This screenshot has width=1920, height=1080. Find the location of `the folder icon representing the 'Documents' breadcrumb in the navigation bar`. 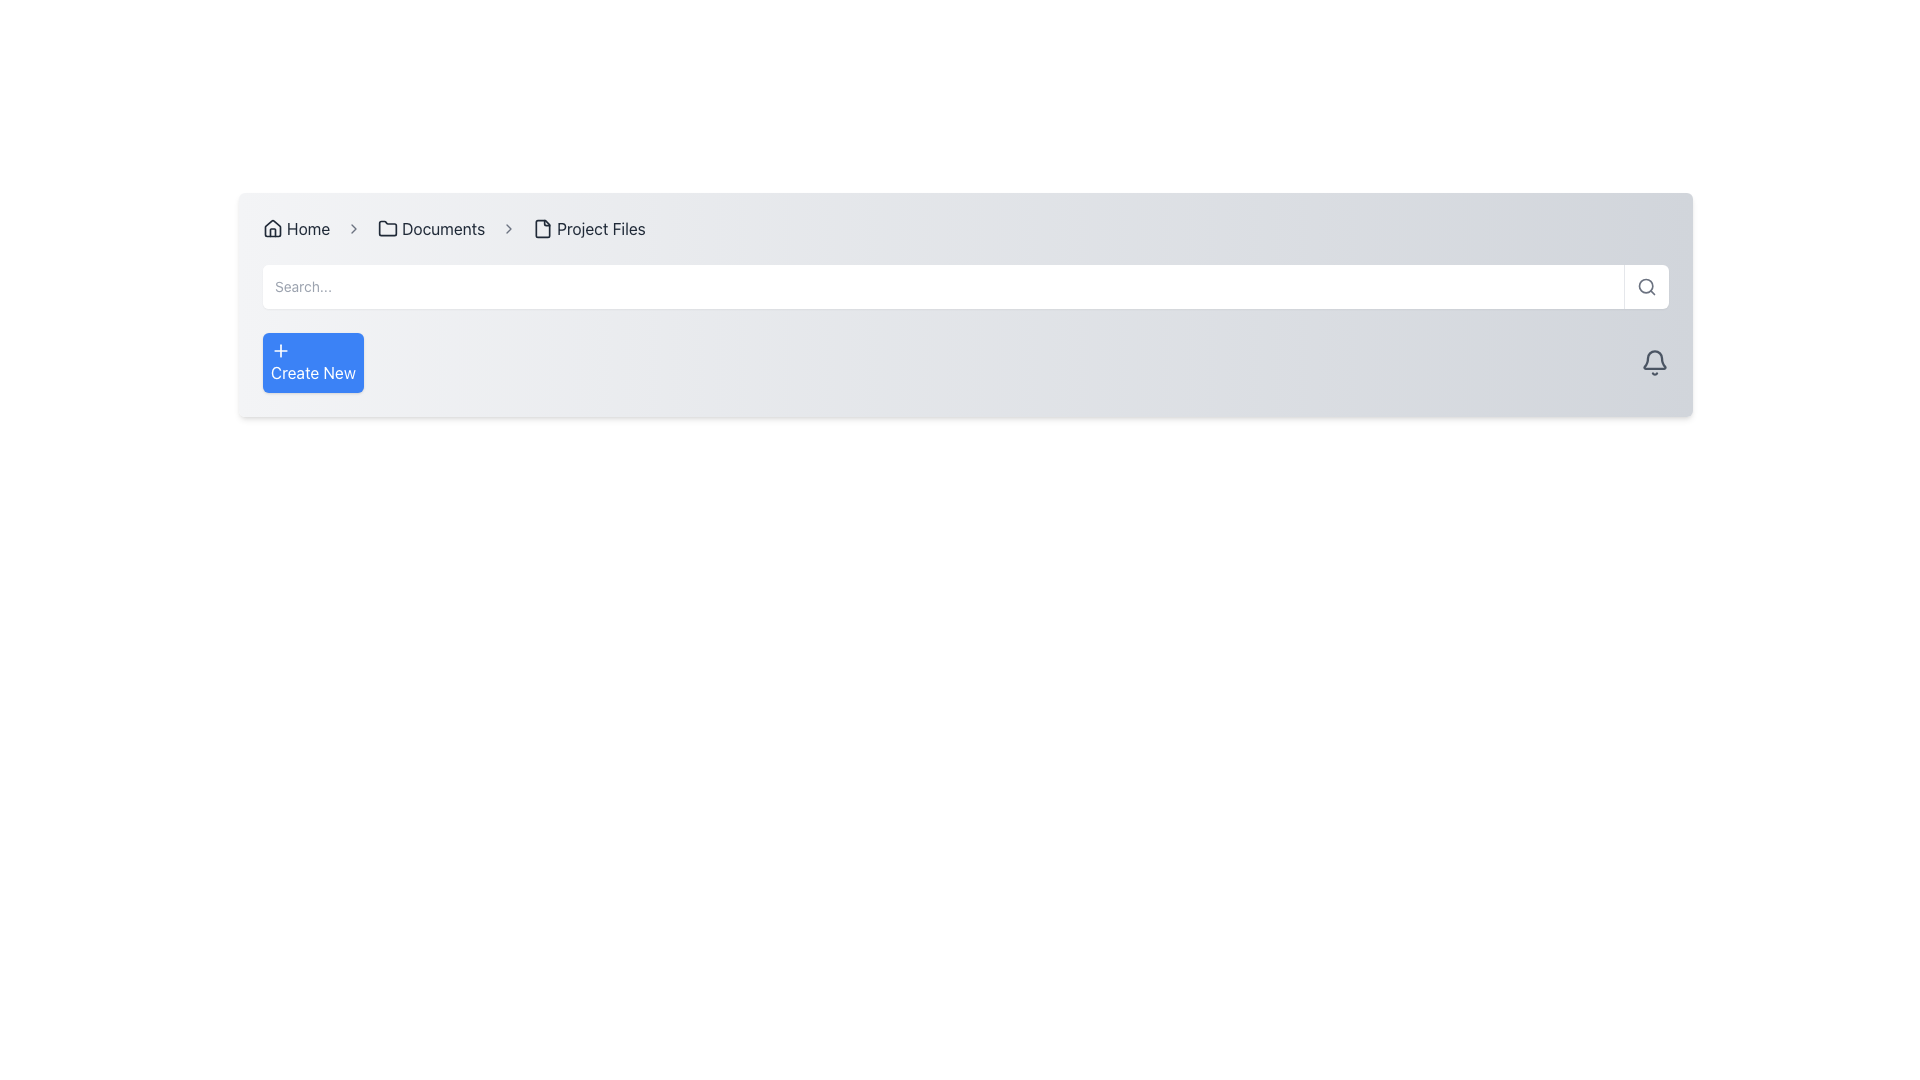

the folder icon representing the 'Documents' breadcrumb in the navigation bar is located at coordinates (388, 227).